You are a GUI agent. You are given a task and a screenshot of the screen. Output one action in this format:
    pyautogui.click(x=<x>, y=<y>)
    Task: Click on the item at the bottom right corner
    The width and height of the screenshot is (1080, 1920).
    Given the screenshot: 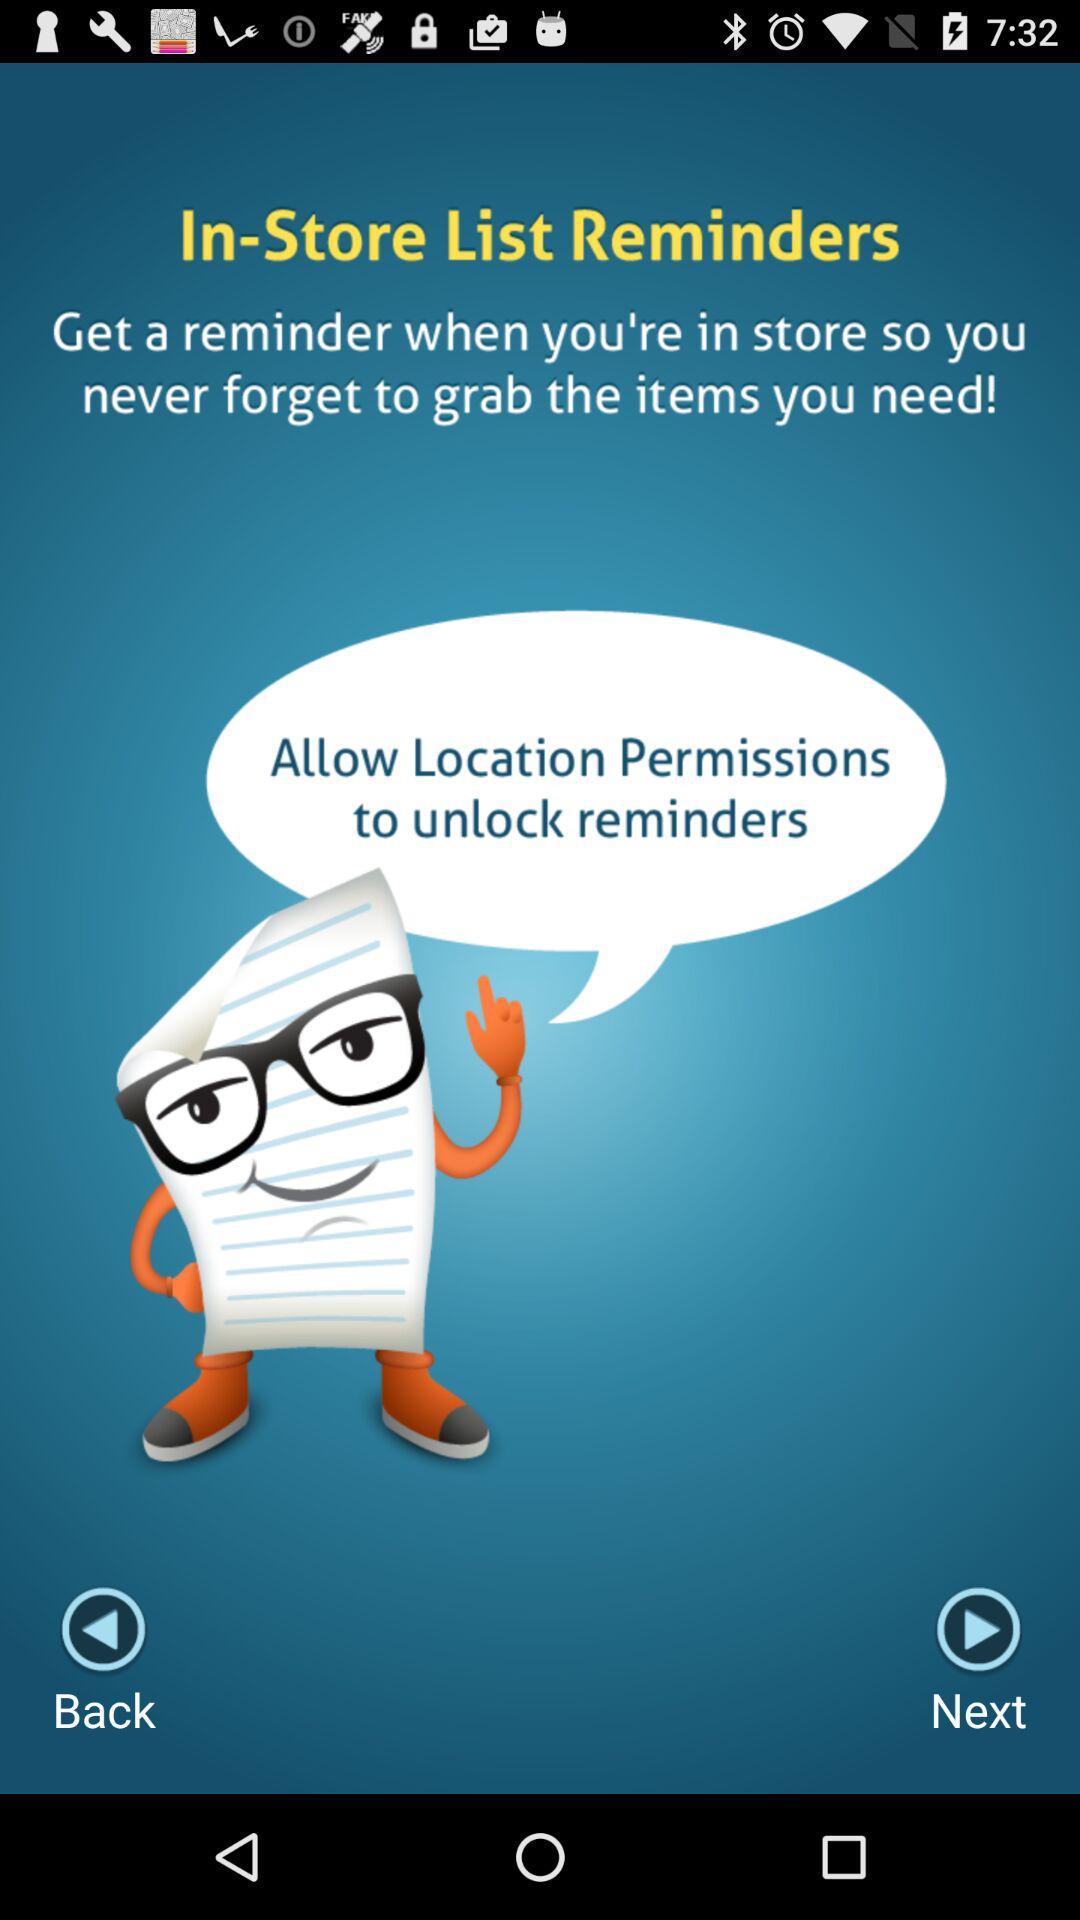 What is the action you would take?
    pyautogui.click(x=977, y=1663)
    